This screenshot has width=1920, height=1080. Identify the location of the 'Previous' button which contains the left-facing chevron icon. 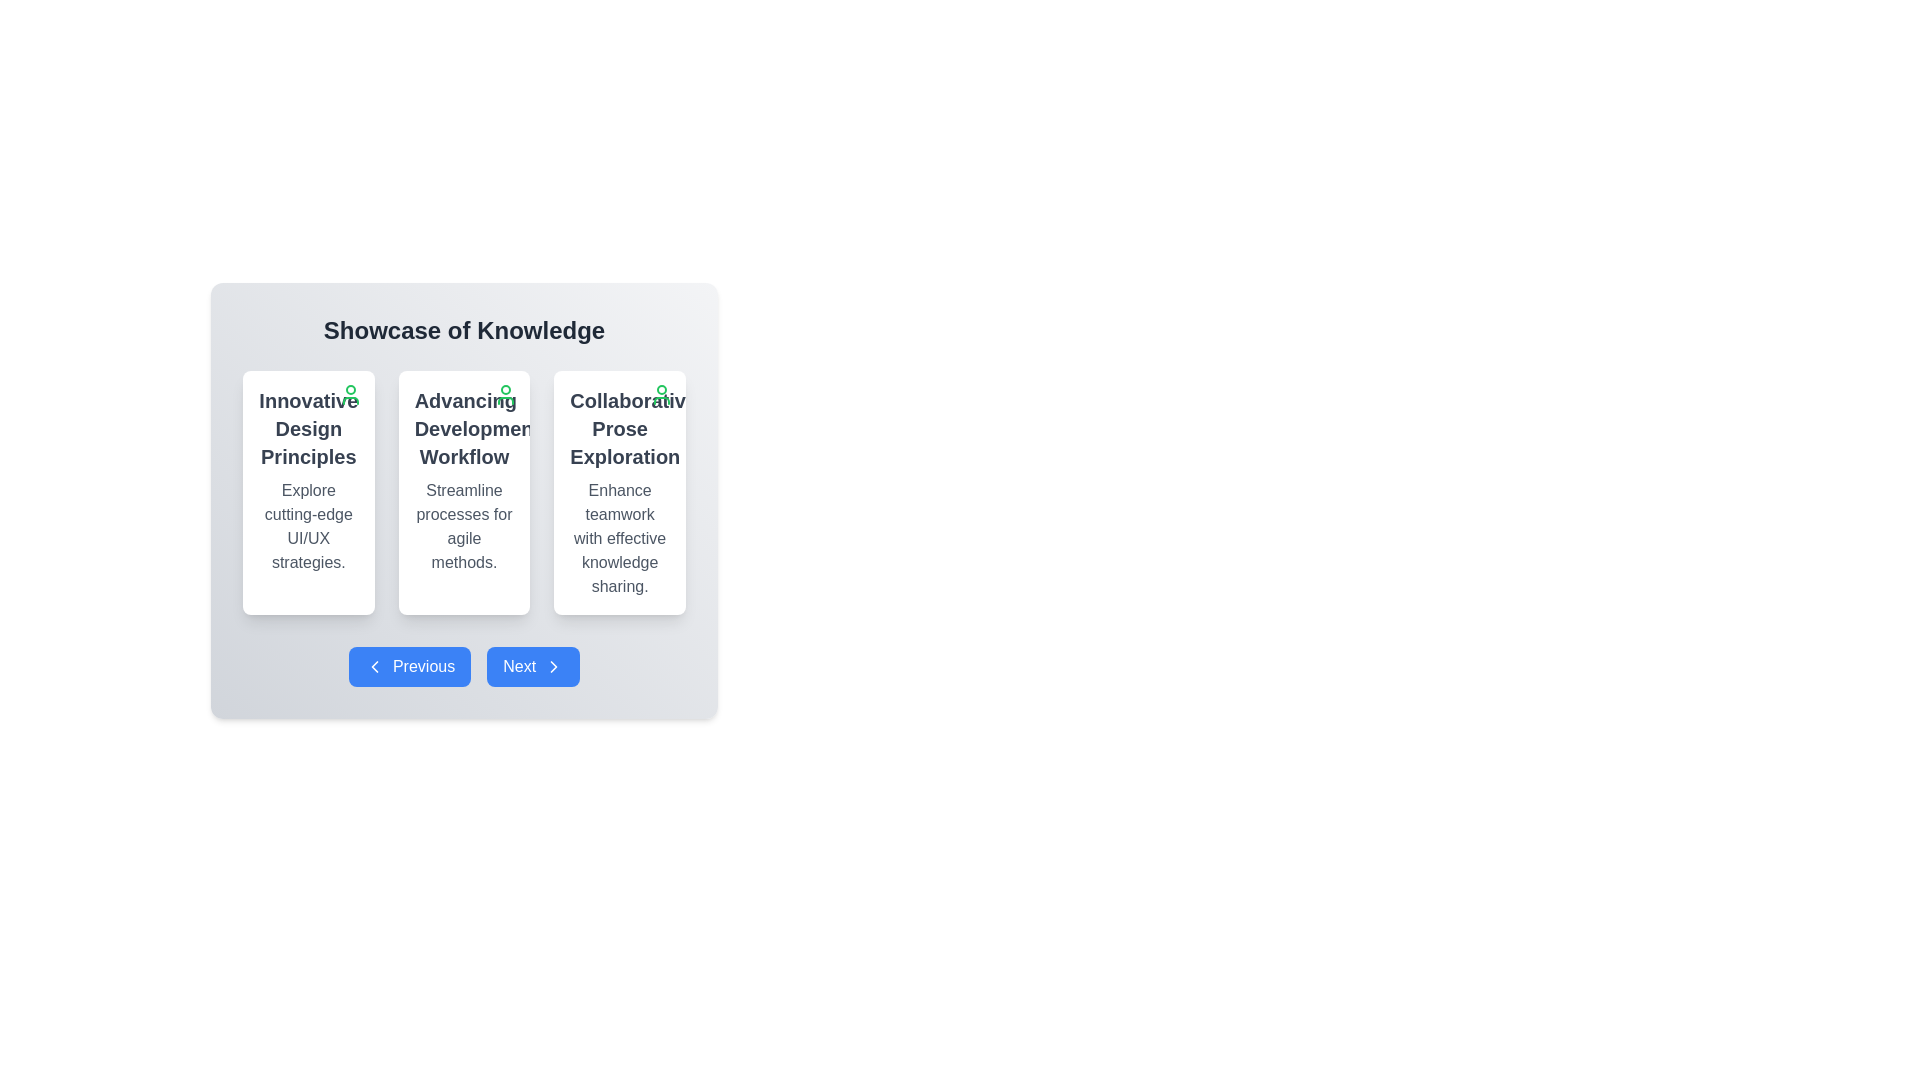
(374, 667).